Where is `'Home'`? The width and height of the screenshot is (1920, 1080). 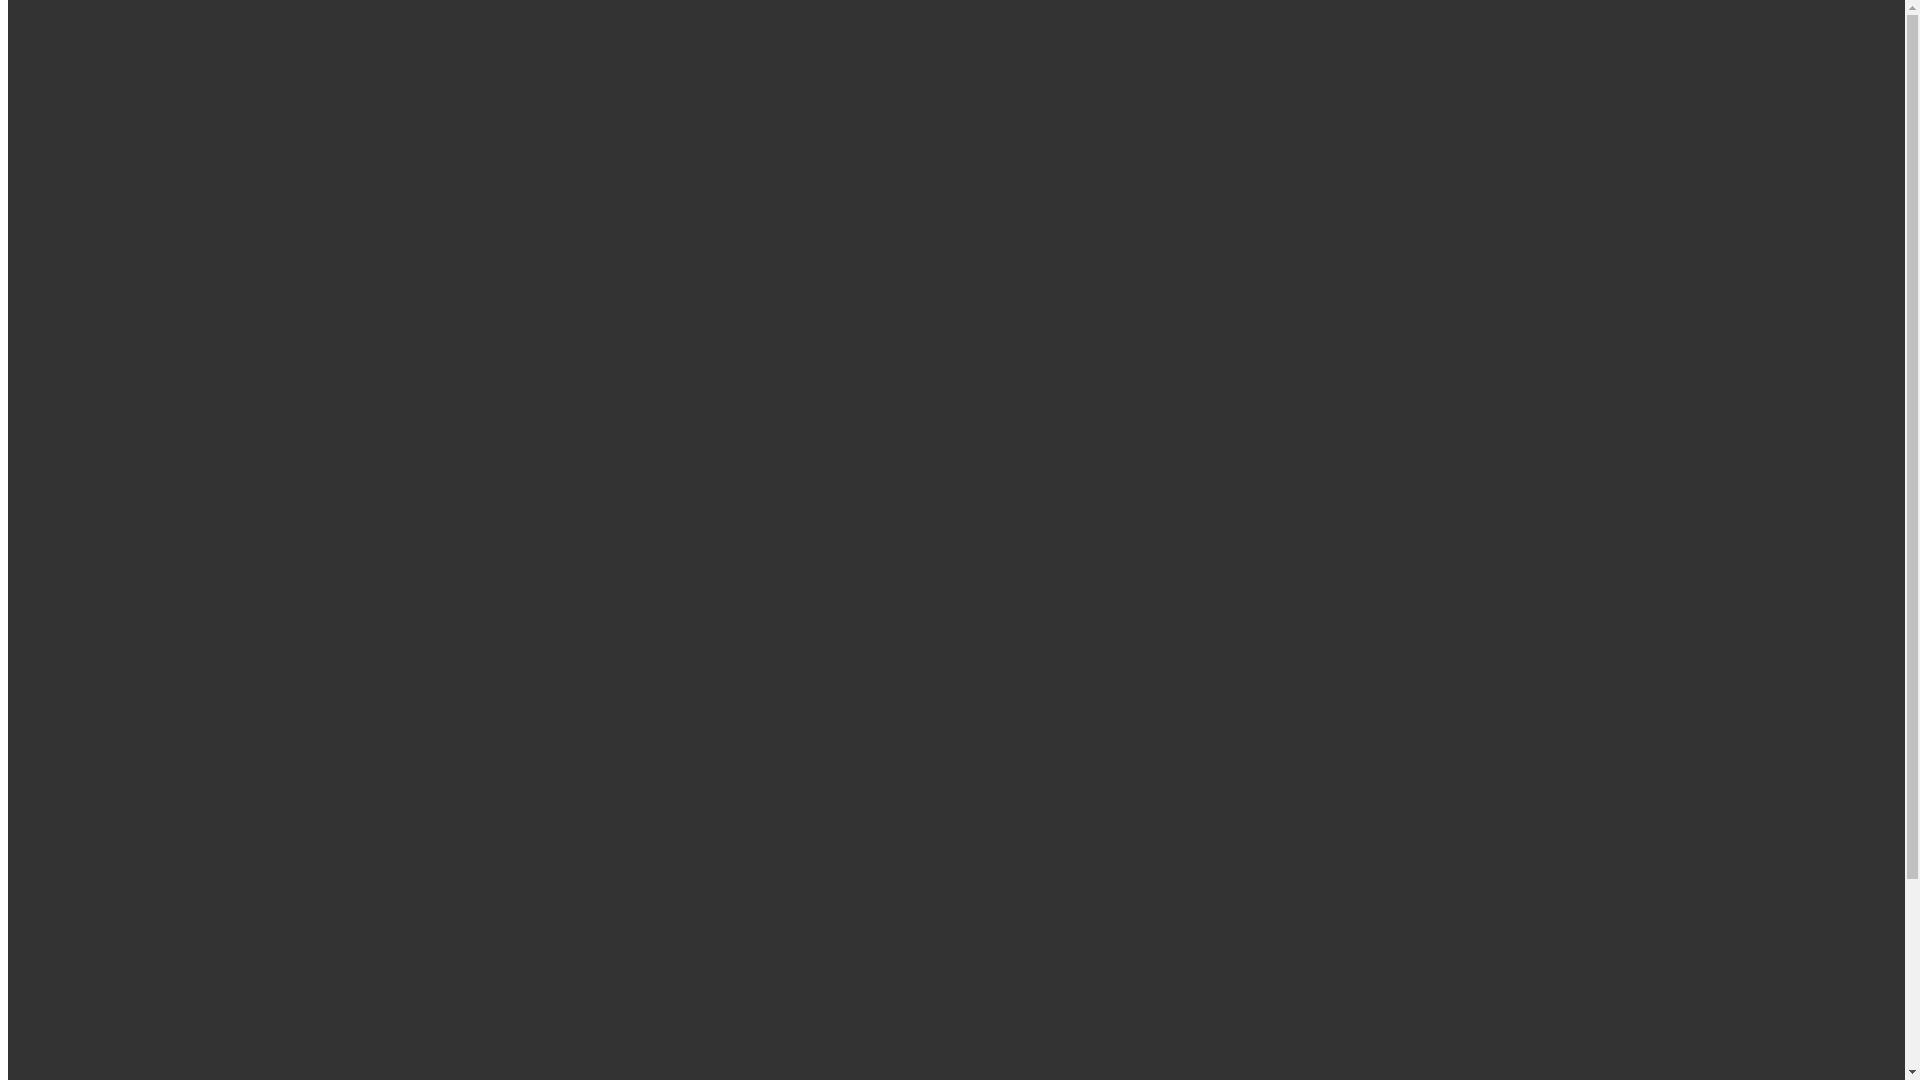 'Home' is located at coordinates (33, 139).